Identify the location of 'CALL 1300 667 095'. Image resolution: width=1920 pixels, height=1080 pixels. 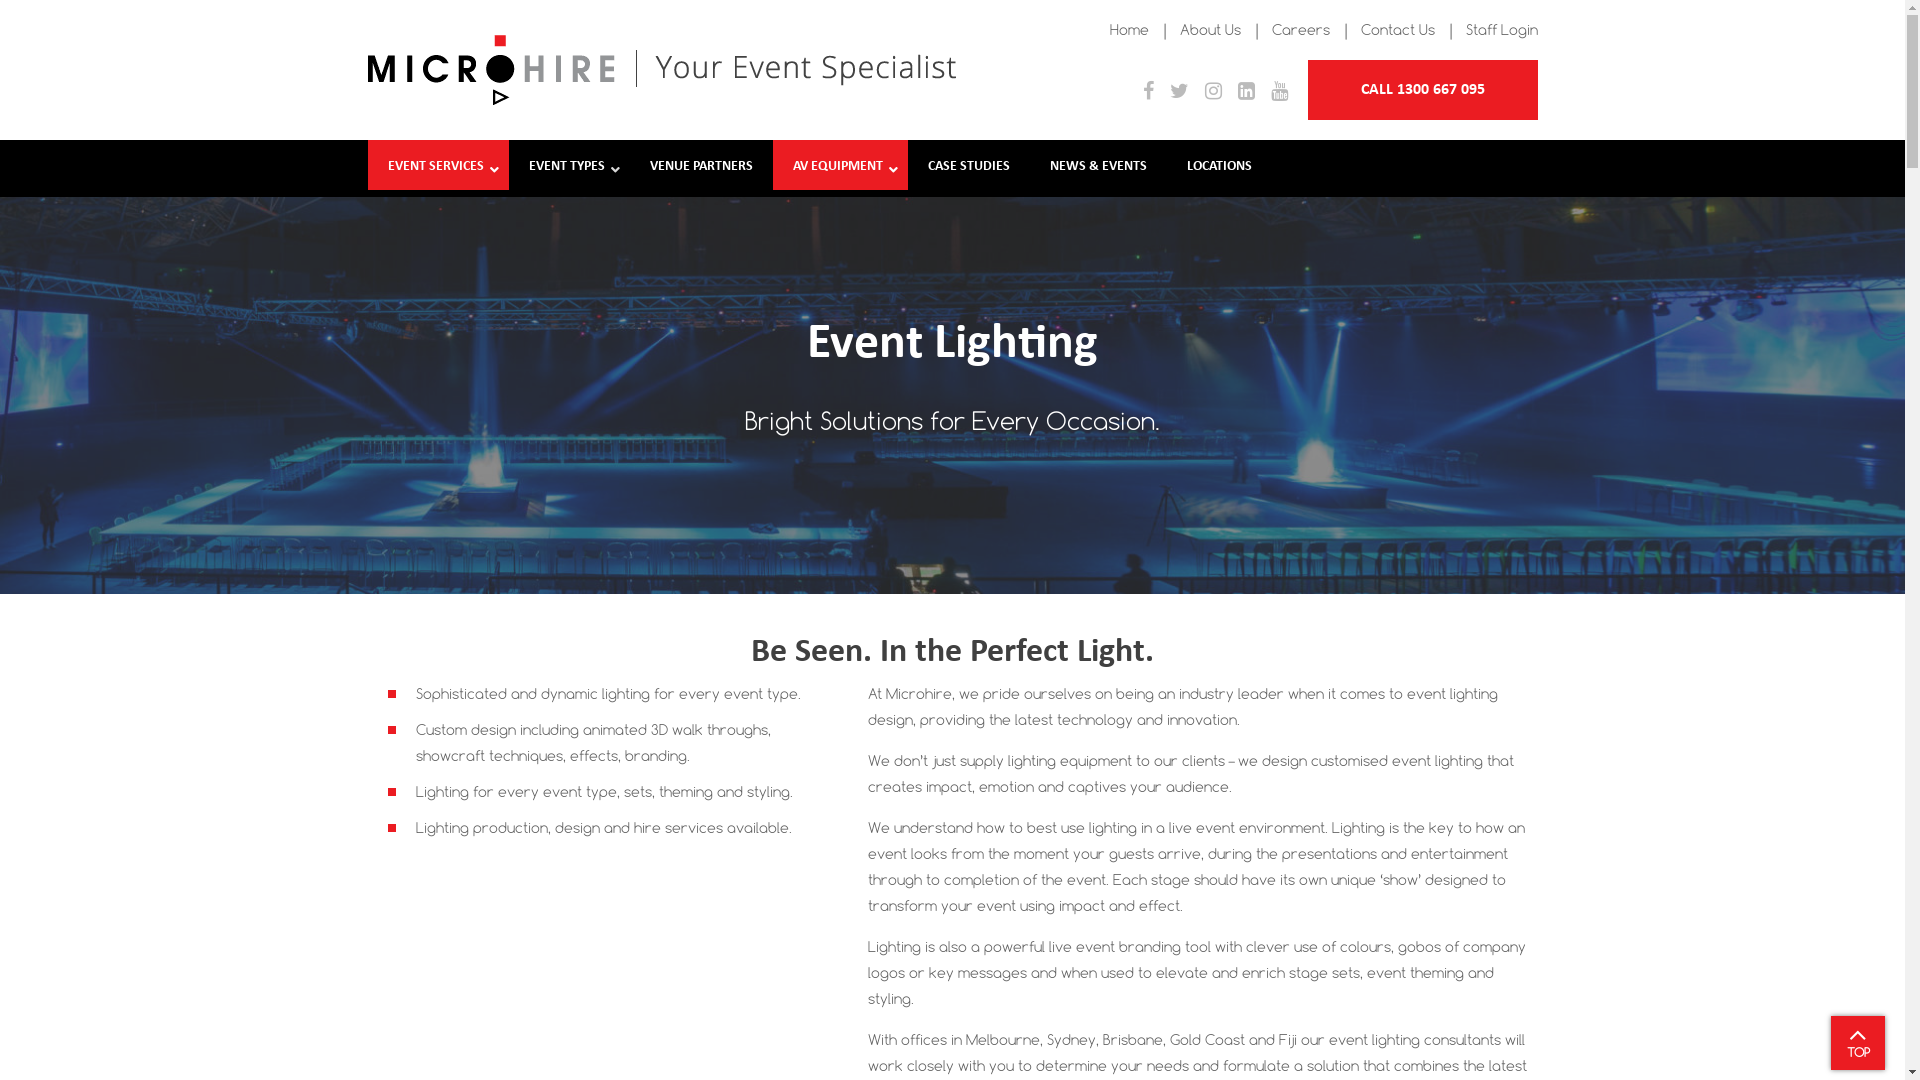
(1308, 88).